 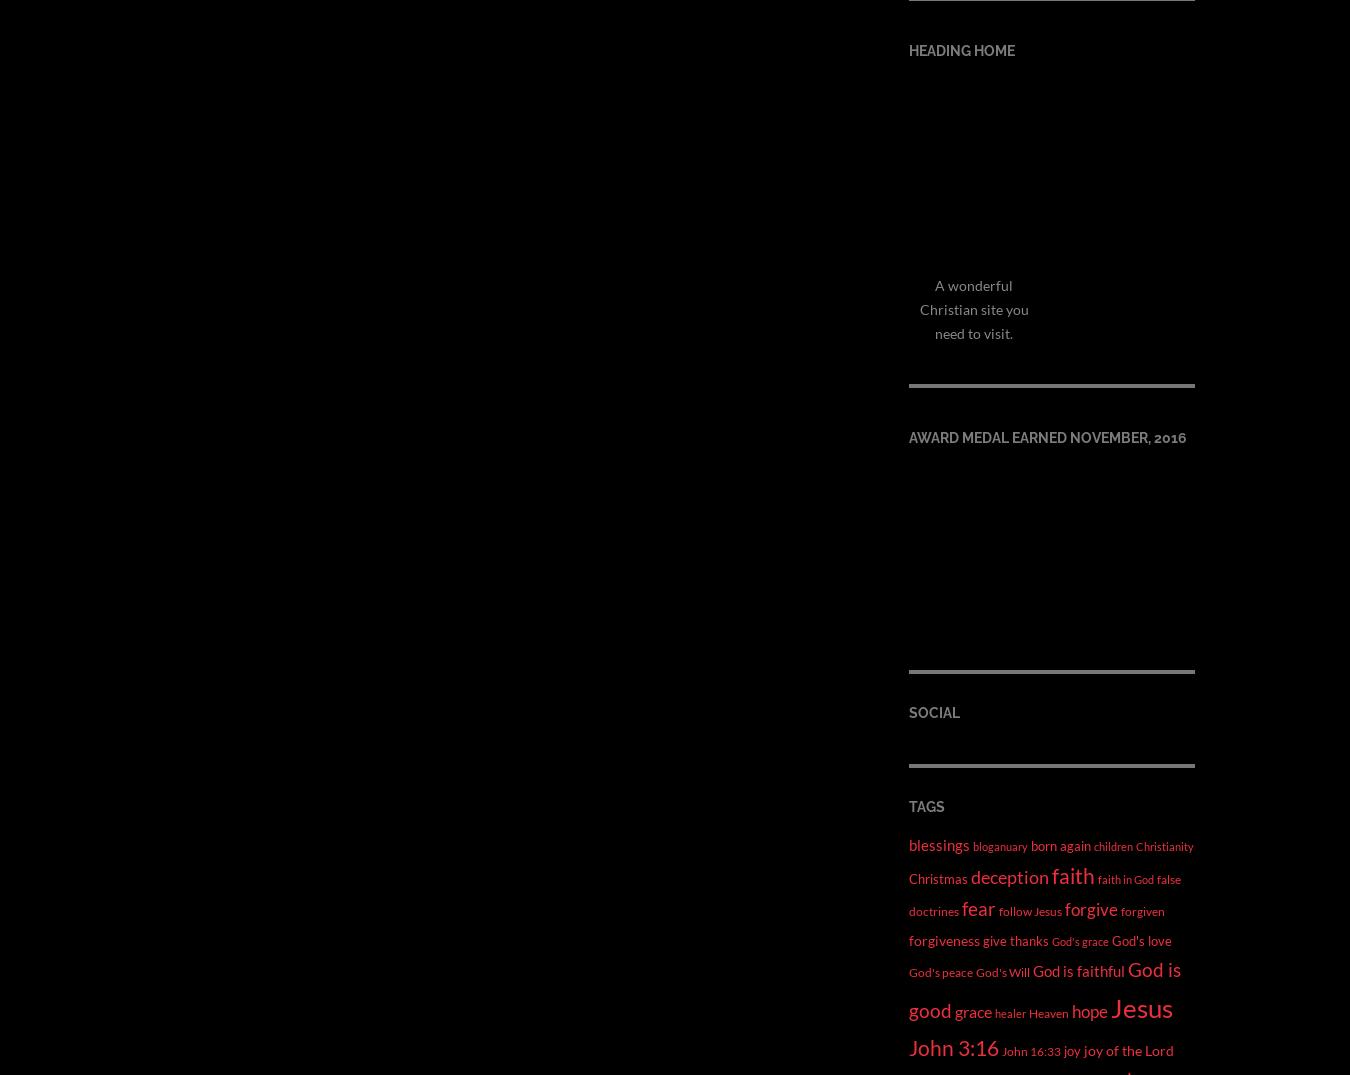 What do you see at coordinates (978, 908) in the screenshot?
I see `'fear'` at bounding box center [978, 908].